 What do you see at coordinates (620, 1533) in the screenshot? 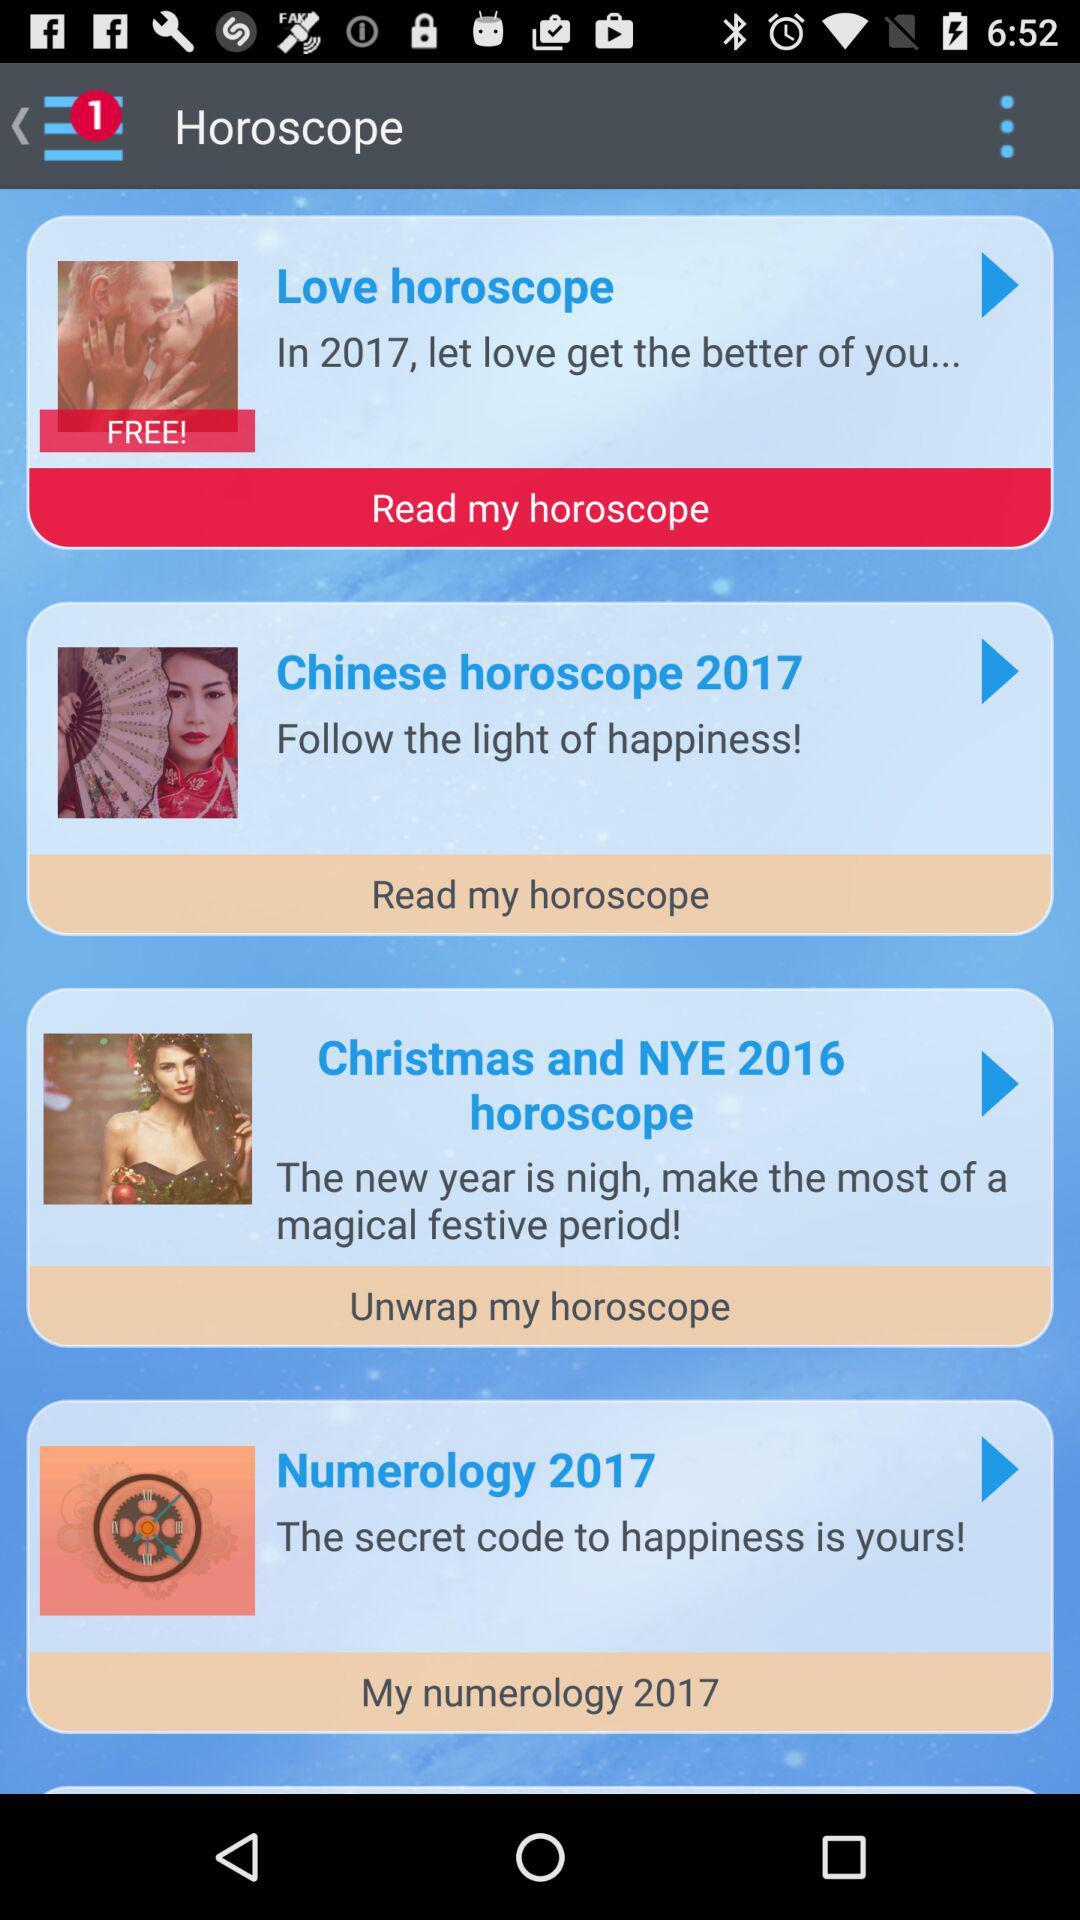
I see `the secret code item` at bounding box center [620, 1533].